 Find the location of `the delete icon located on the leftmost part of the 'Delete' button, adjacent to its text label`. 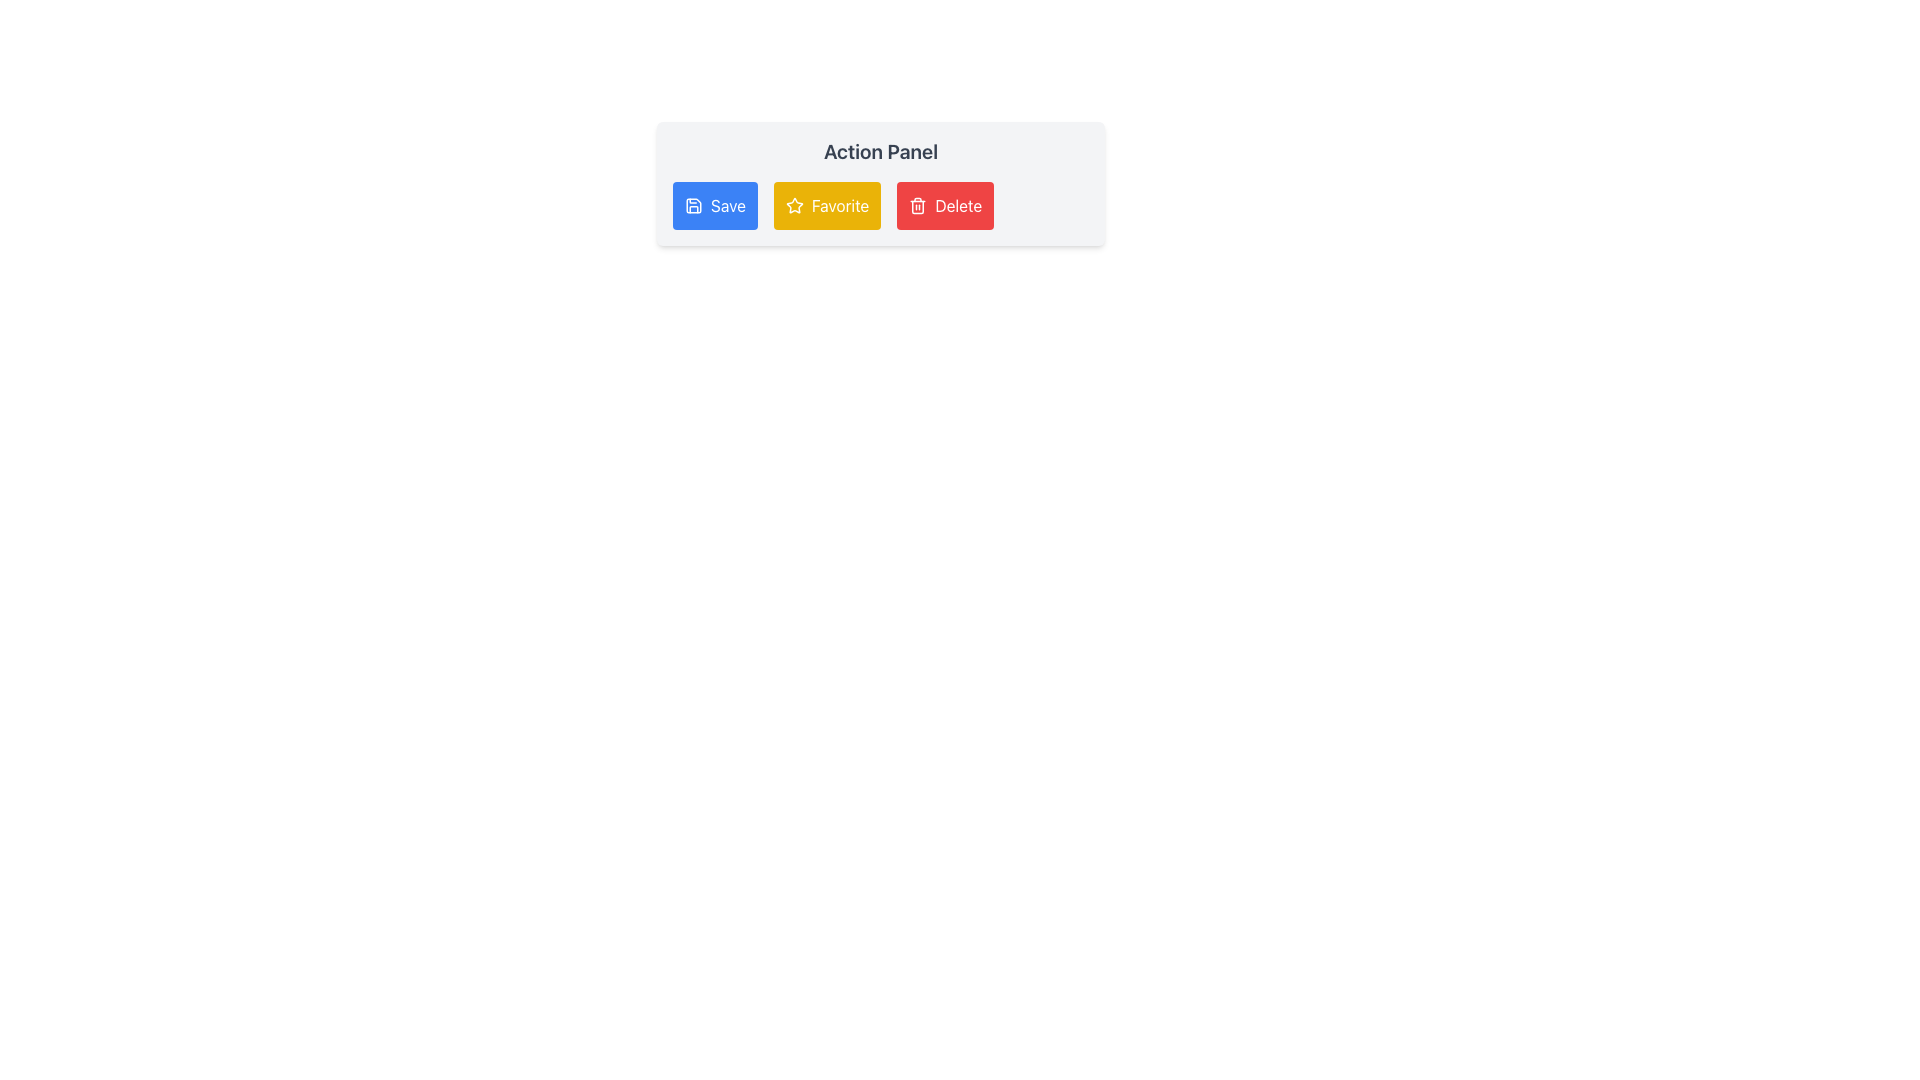

the delete icon located on the leftmost part of the 'Delete' button, adjacent to its text label is located at coordinates (917, 205).